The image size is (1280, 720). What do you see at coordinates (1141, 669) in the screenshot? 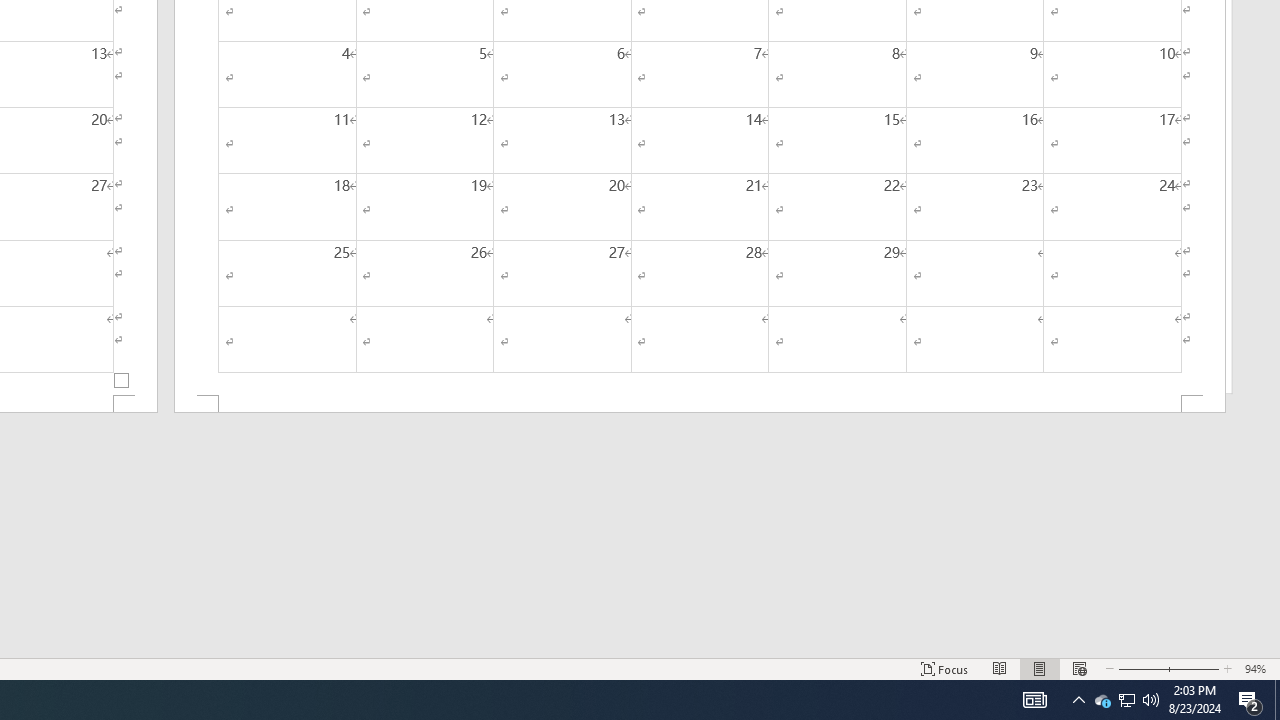
I see `'Zoom Out'` at bounding box center [1141, 669].